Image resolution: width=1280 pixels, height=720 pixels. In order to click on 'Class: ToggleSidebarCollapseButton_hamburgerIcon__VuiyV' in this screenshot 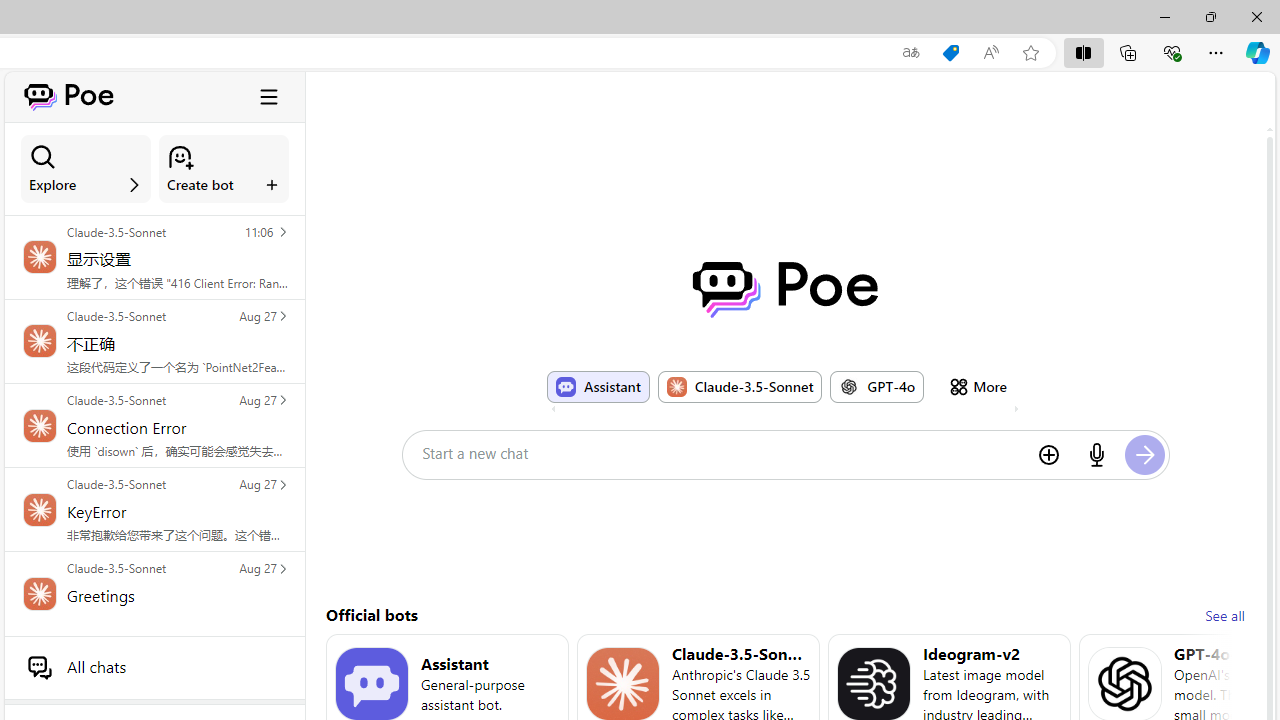, I will do `click(268, 96)`.